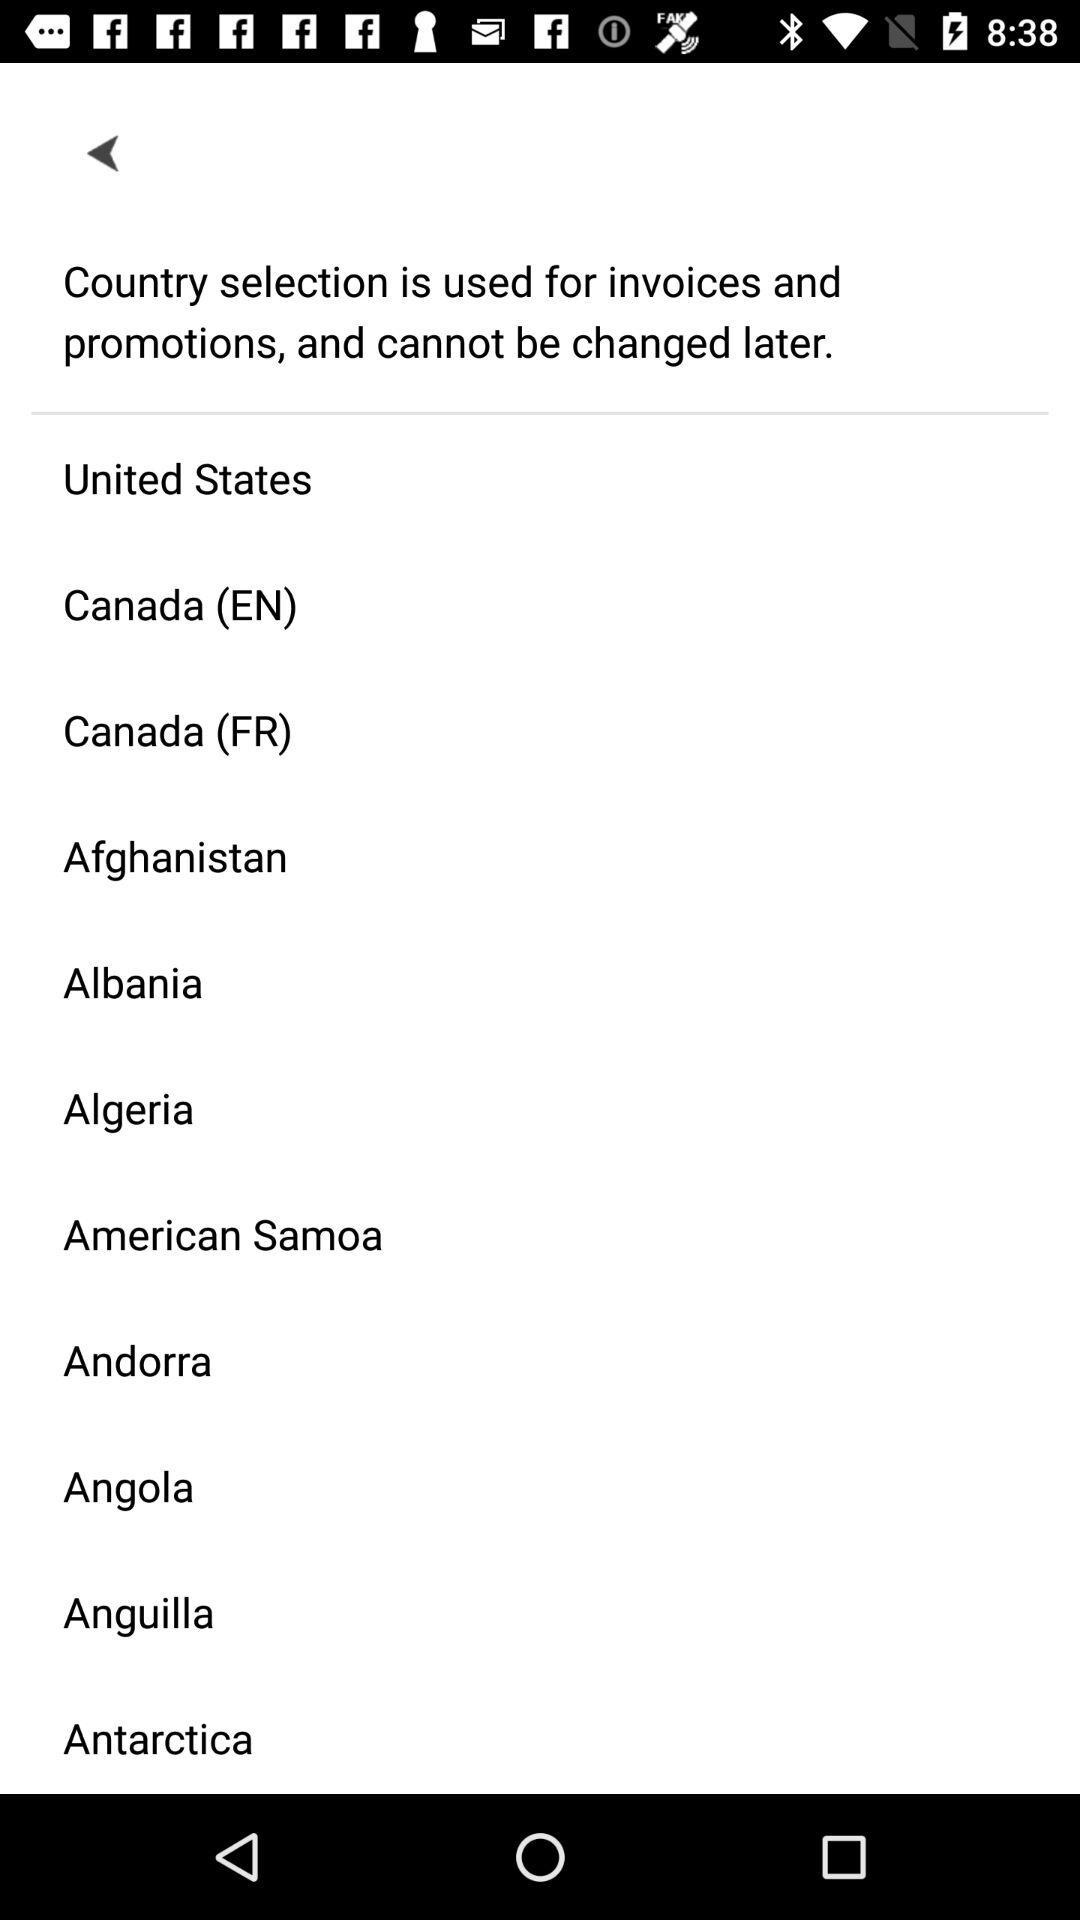 The height and width of the screenshot is (1920, 1080). Describe the element at coordinates (523, 1485) in the screenshot. I see `the item above anguilla icon` at that location.